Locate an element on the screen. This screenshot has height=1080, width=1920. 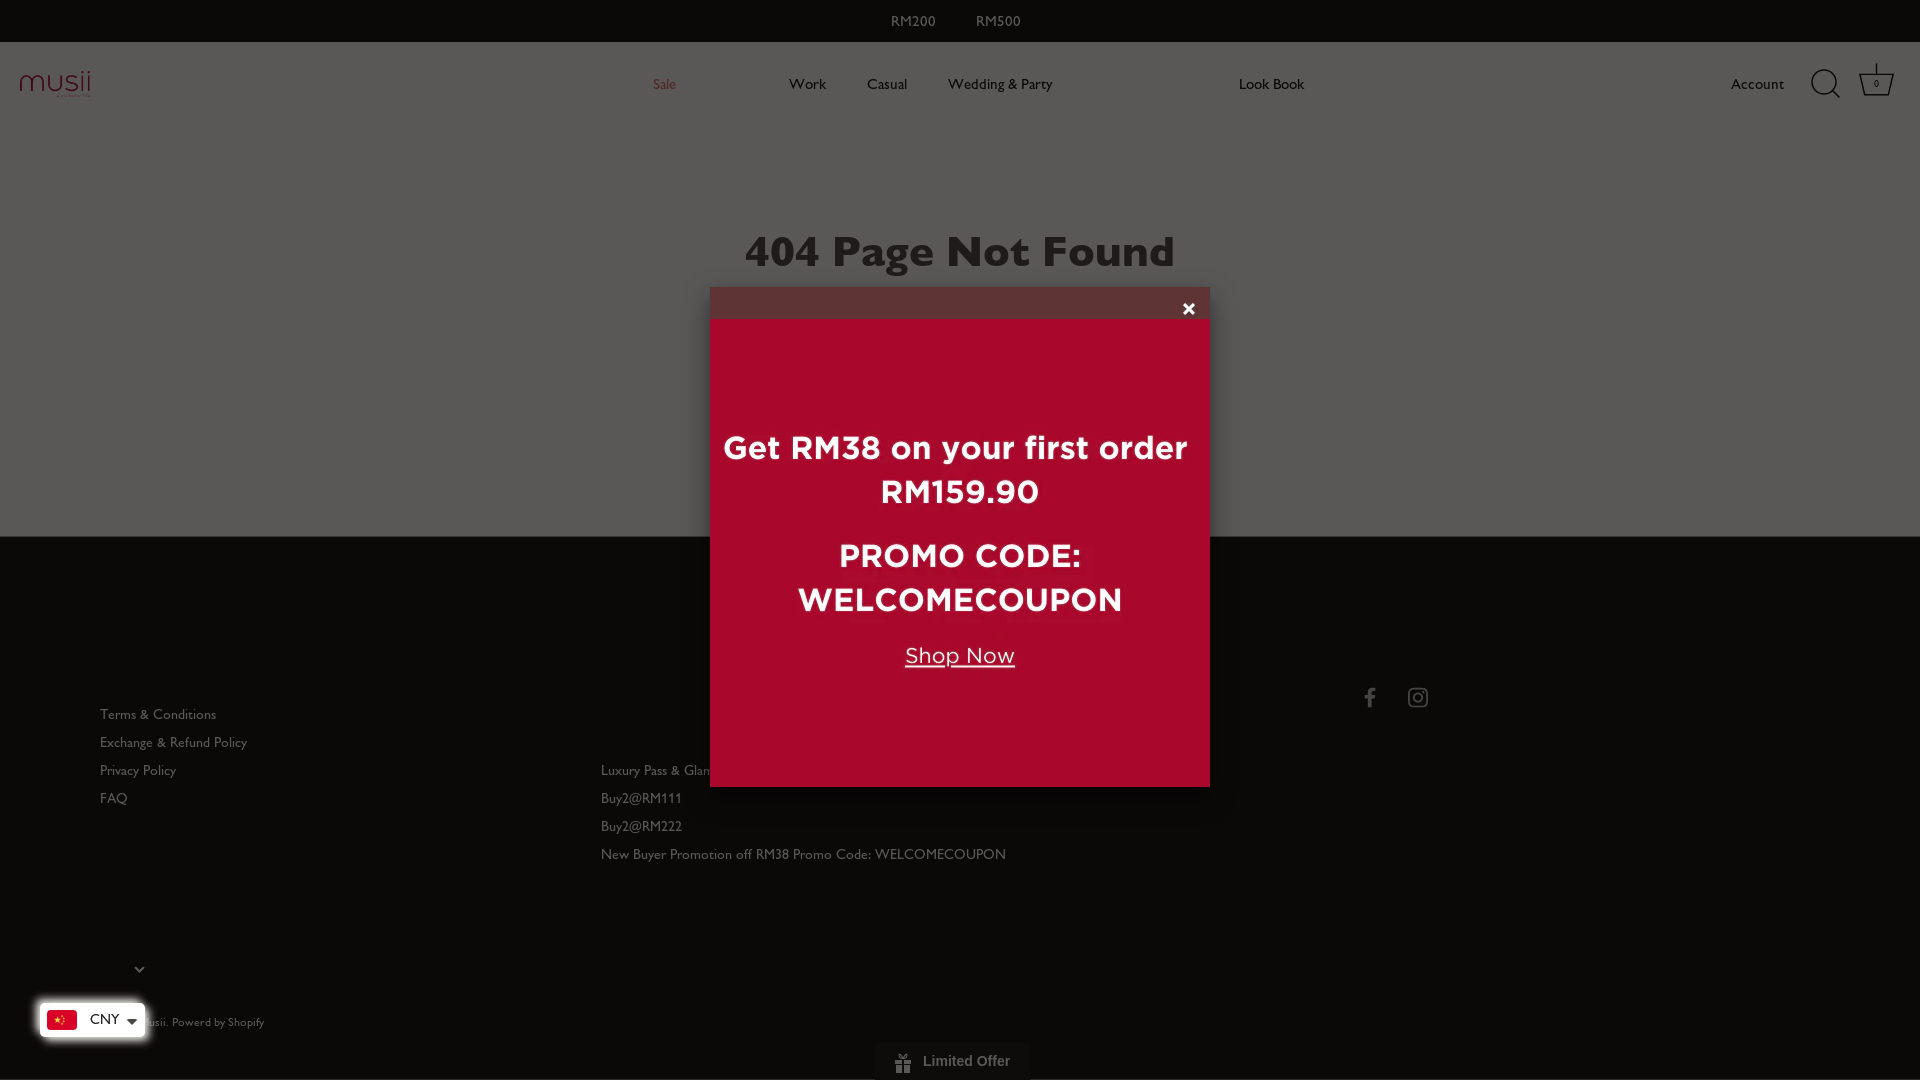
'Buy2@RM111' is located at coordinates (599, 797).